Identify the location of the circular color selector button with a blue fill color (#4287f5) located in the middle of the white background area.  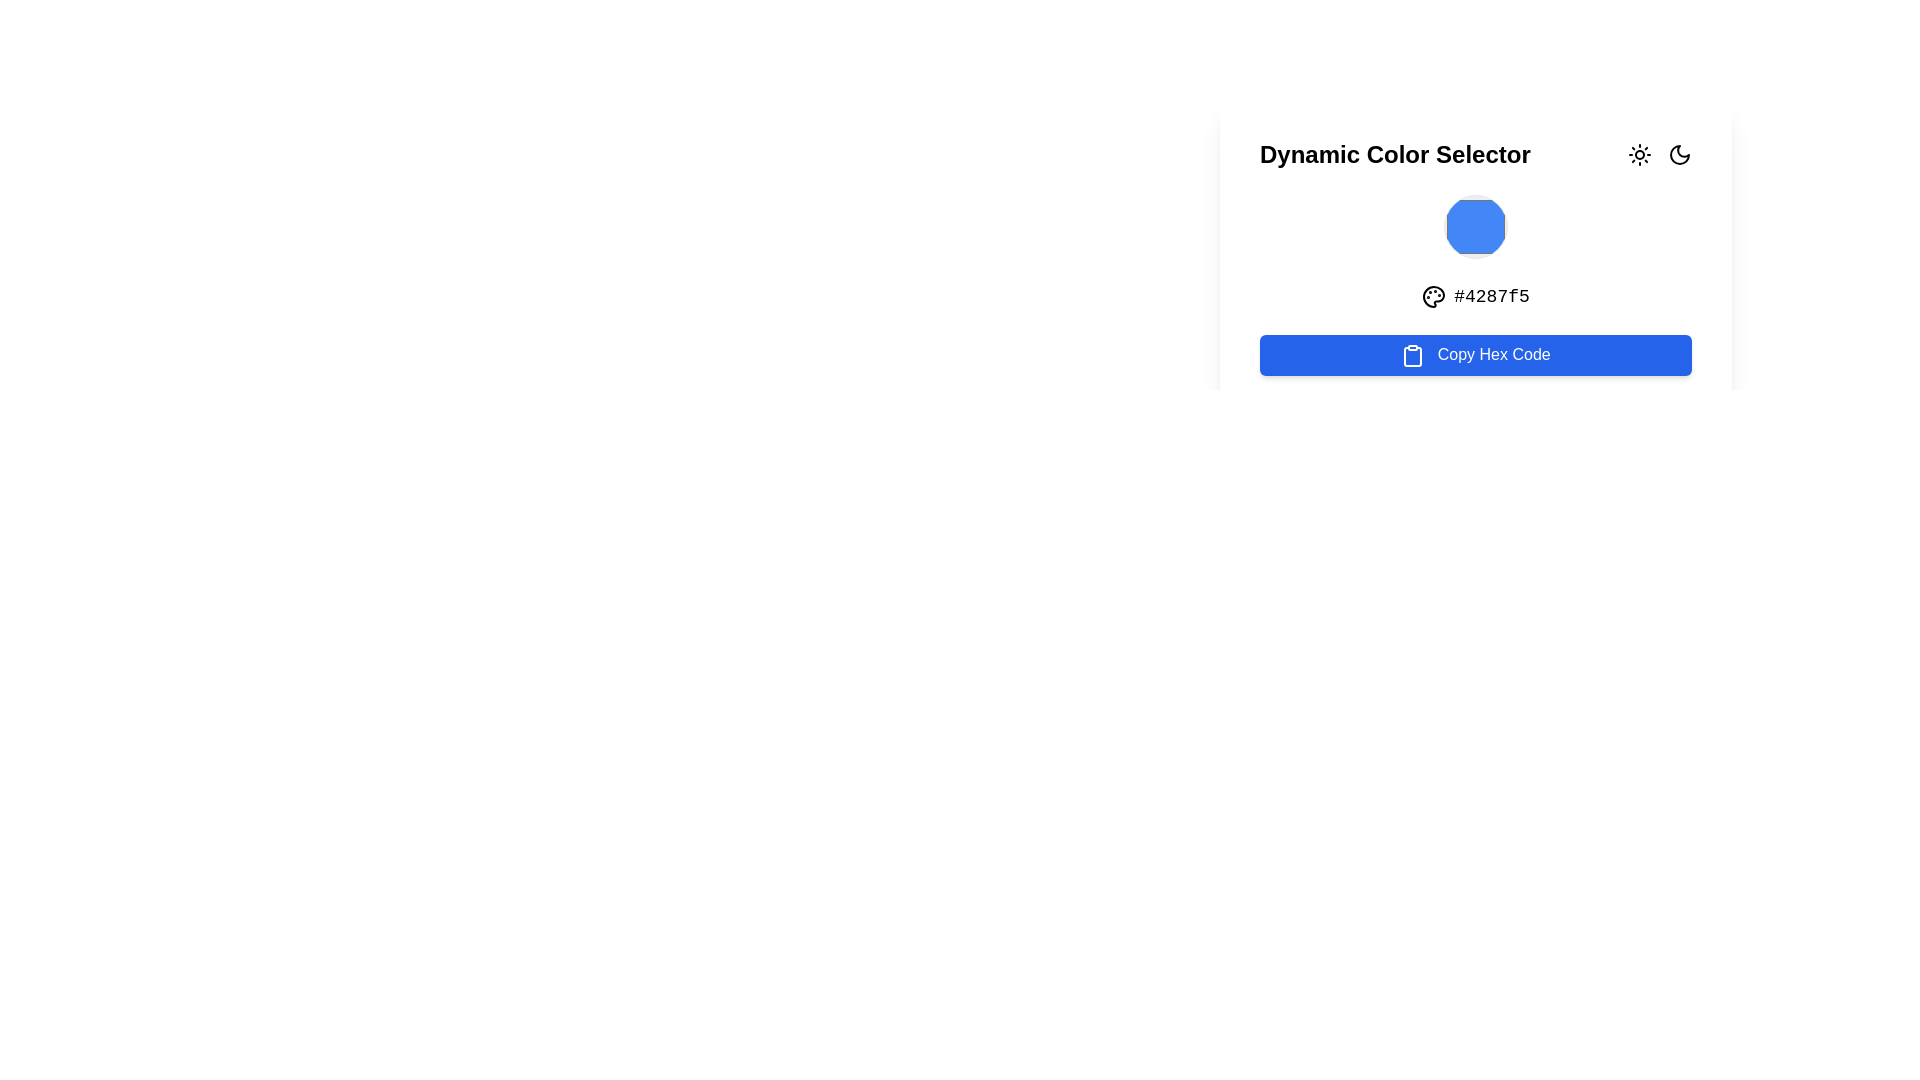
(1476, 226).